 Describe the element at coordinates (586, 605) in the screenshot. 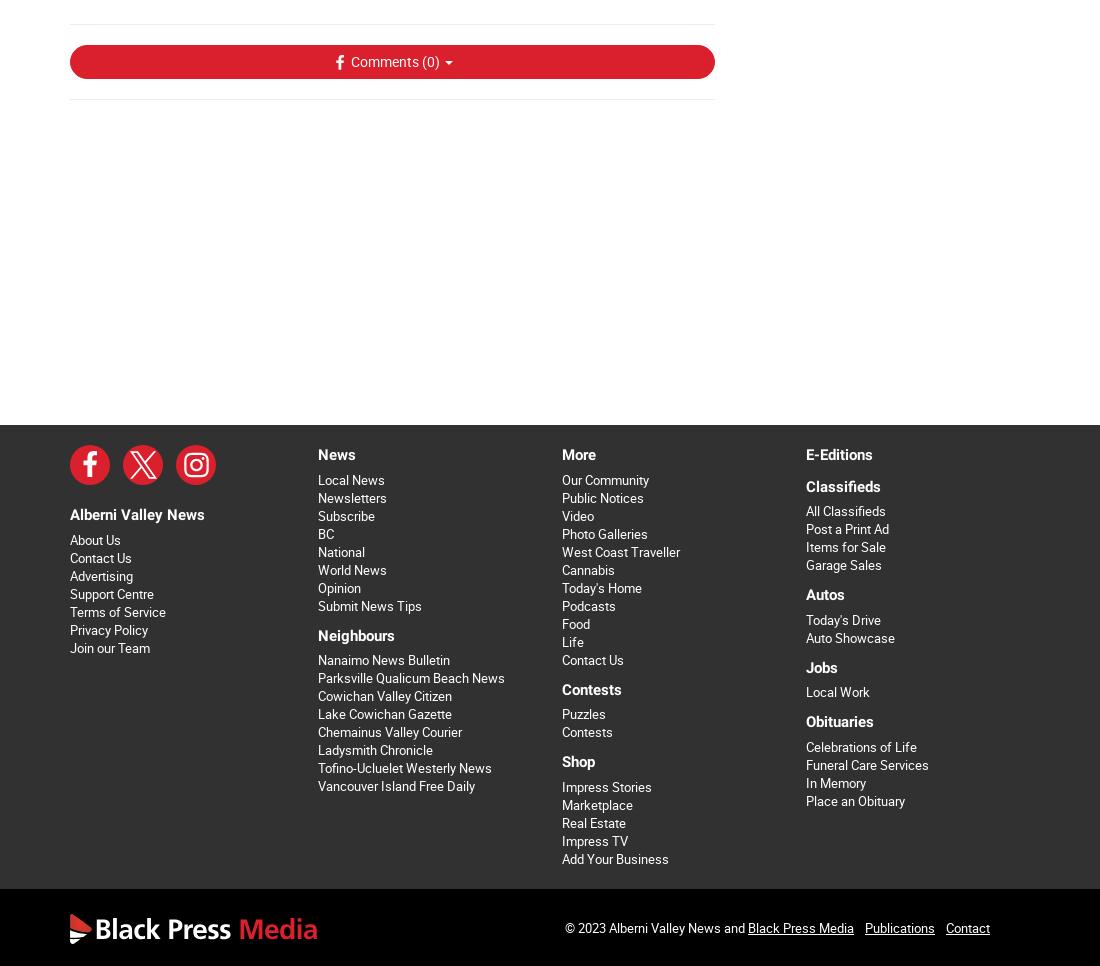

I see `'Podcasts'` at that location.